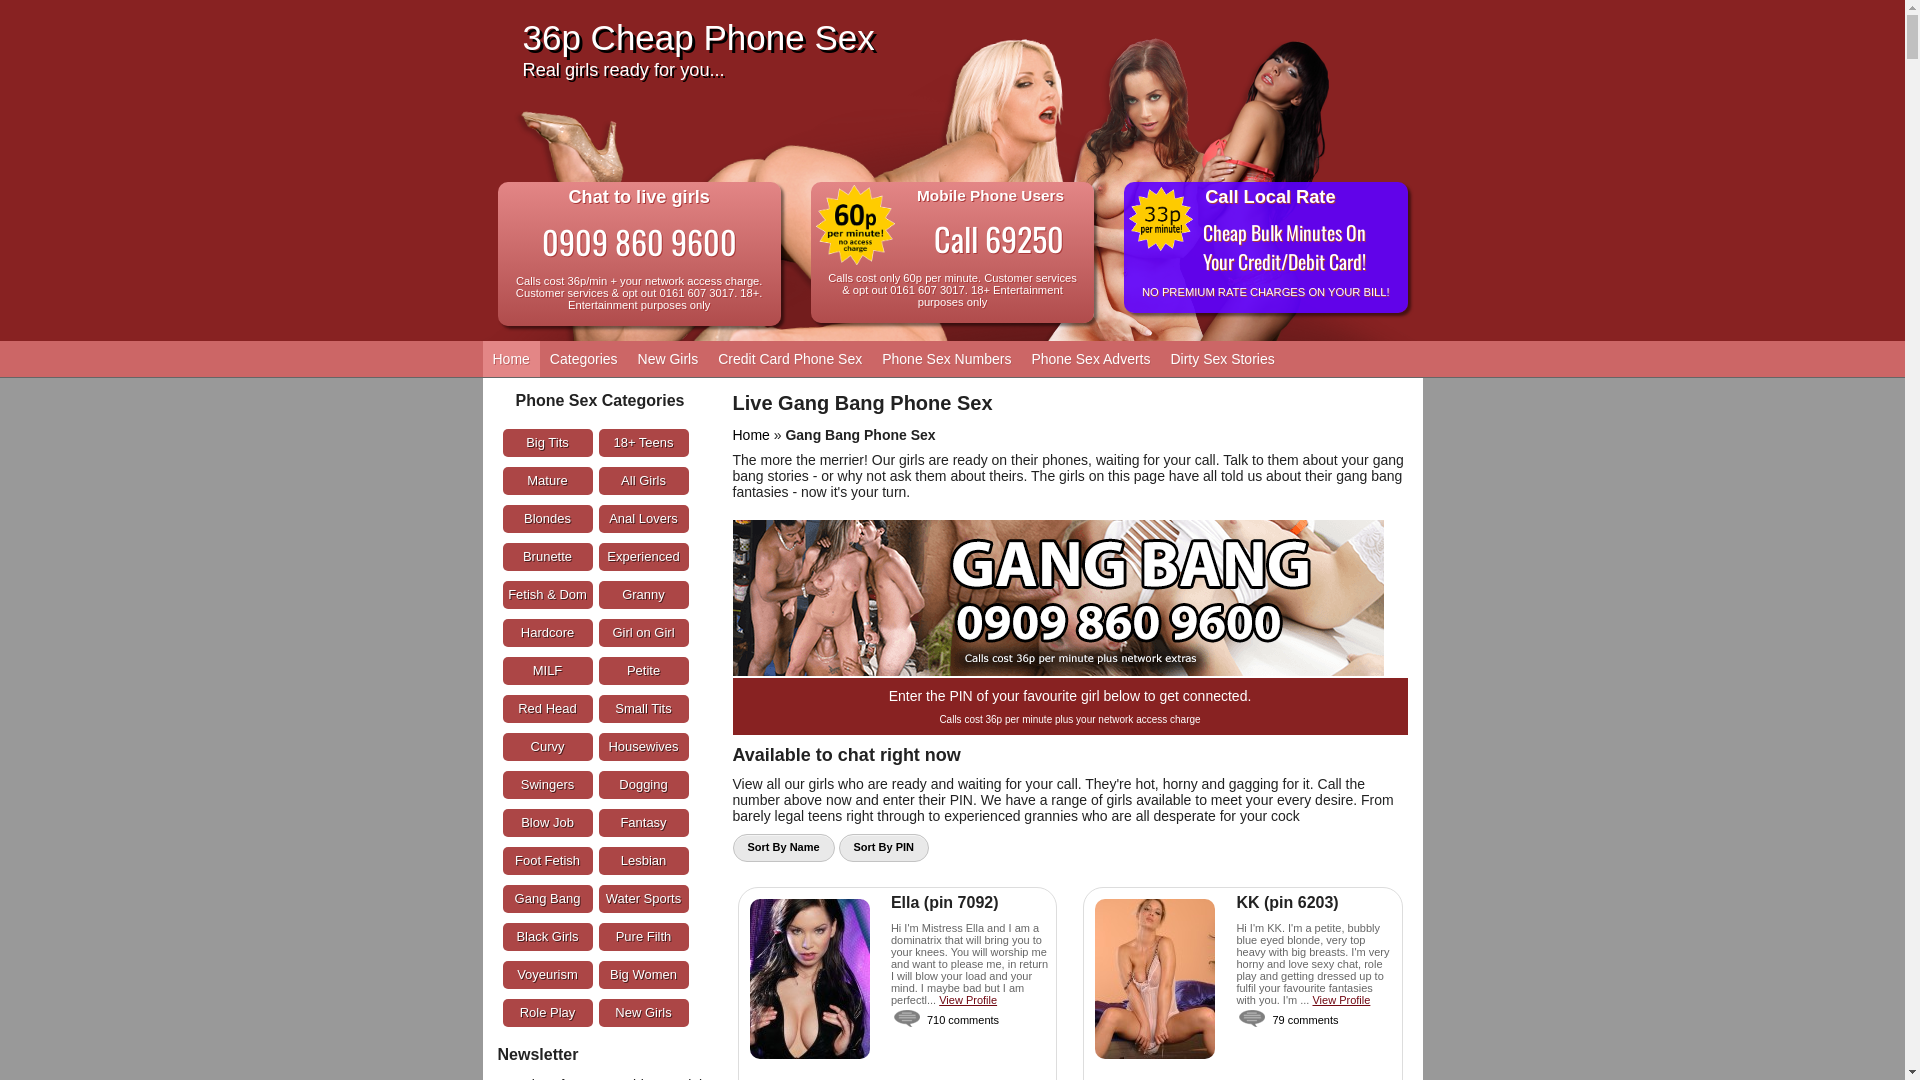  I want to click on 'Pure Filth', so click(643, 937).